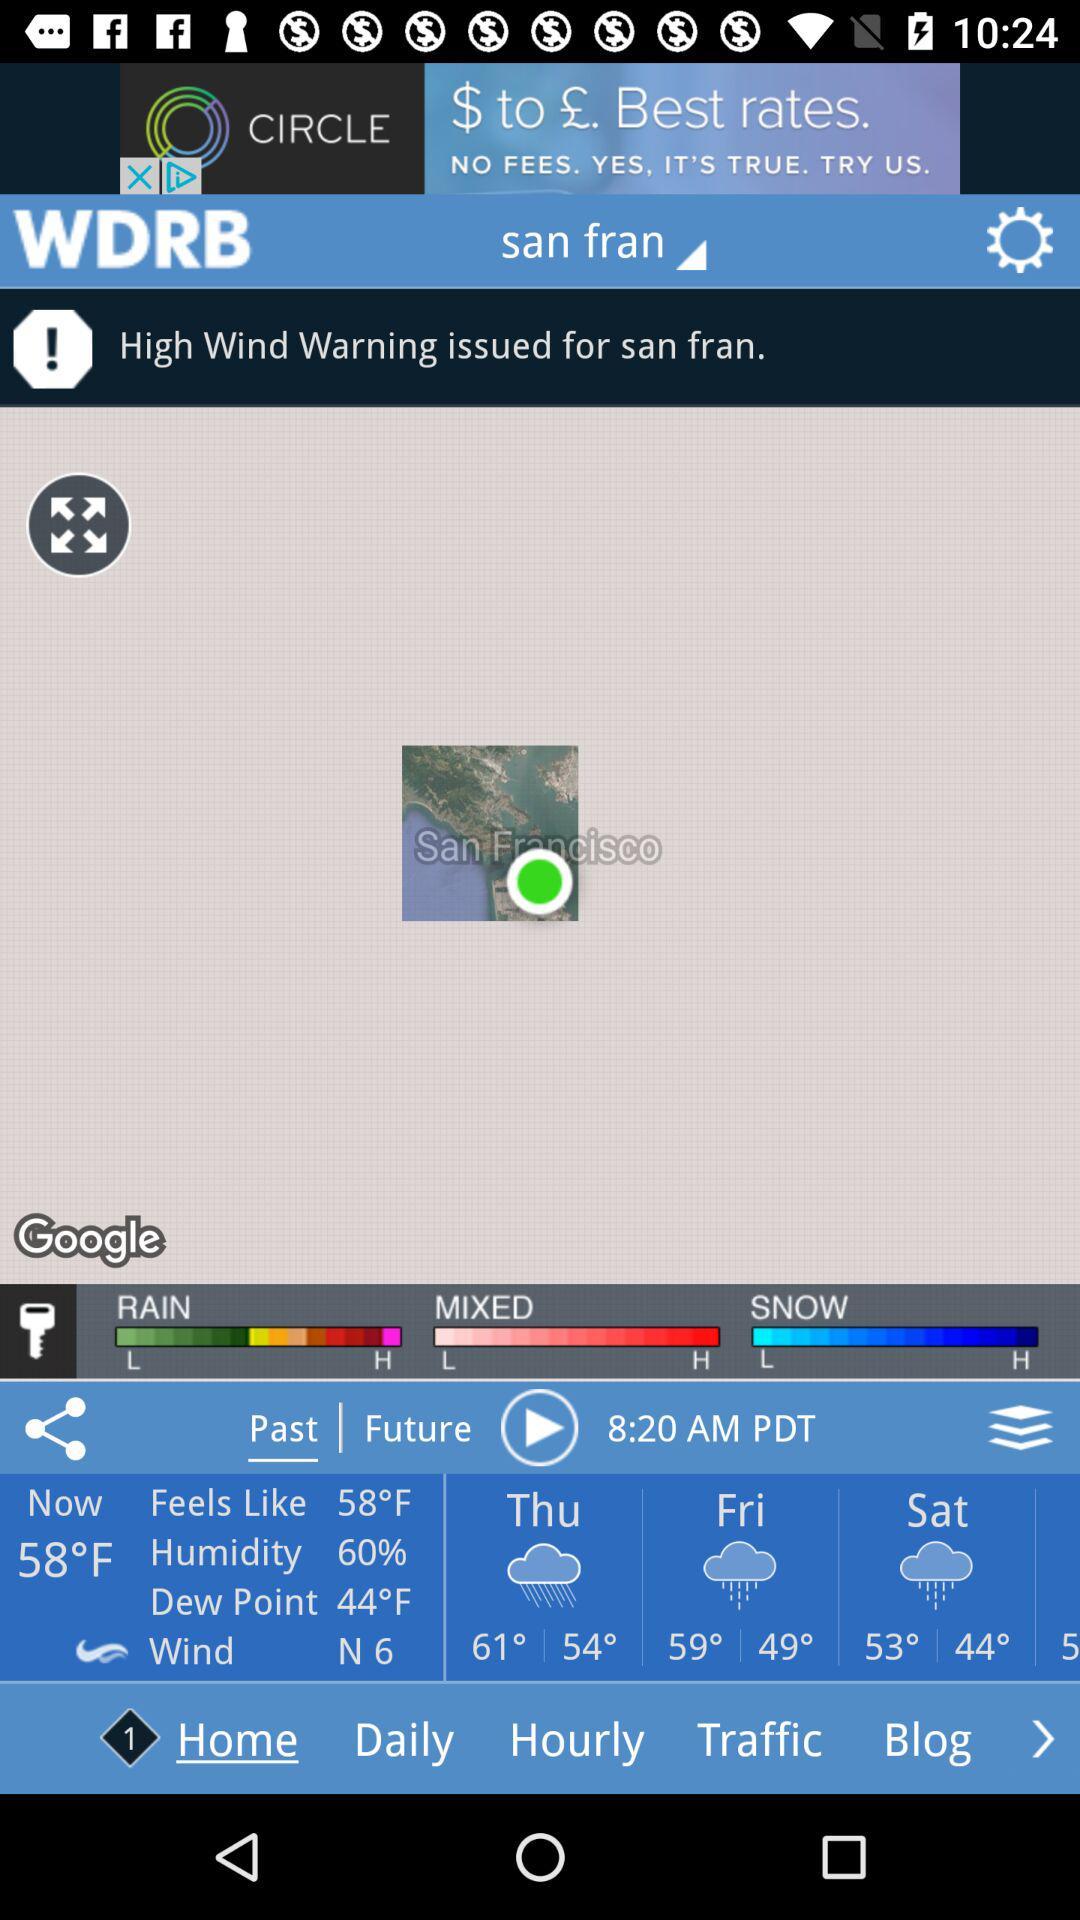 The width and height of the screenshot is (1080, 1920). I want to click on play, so click(538, 1426).